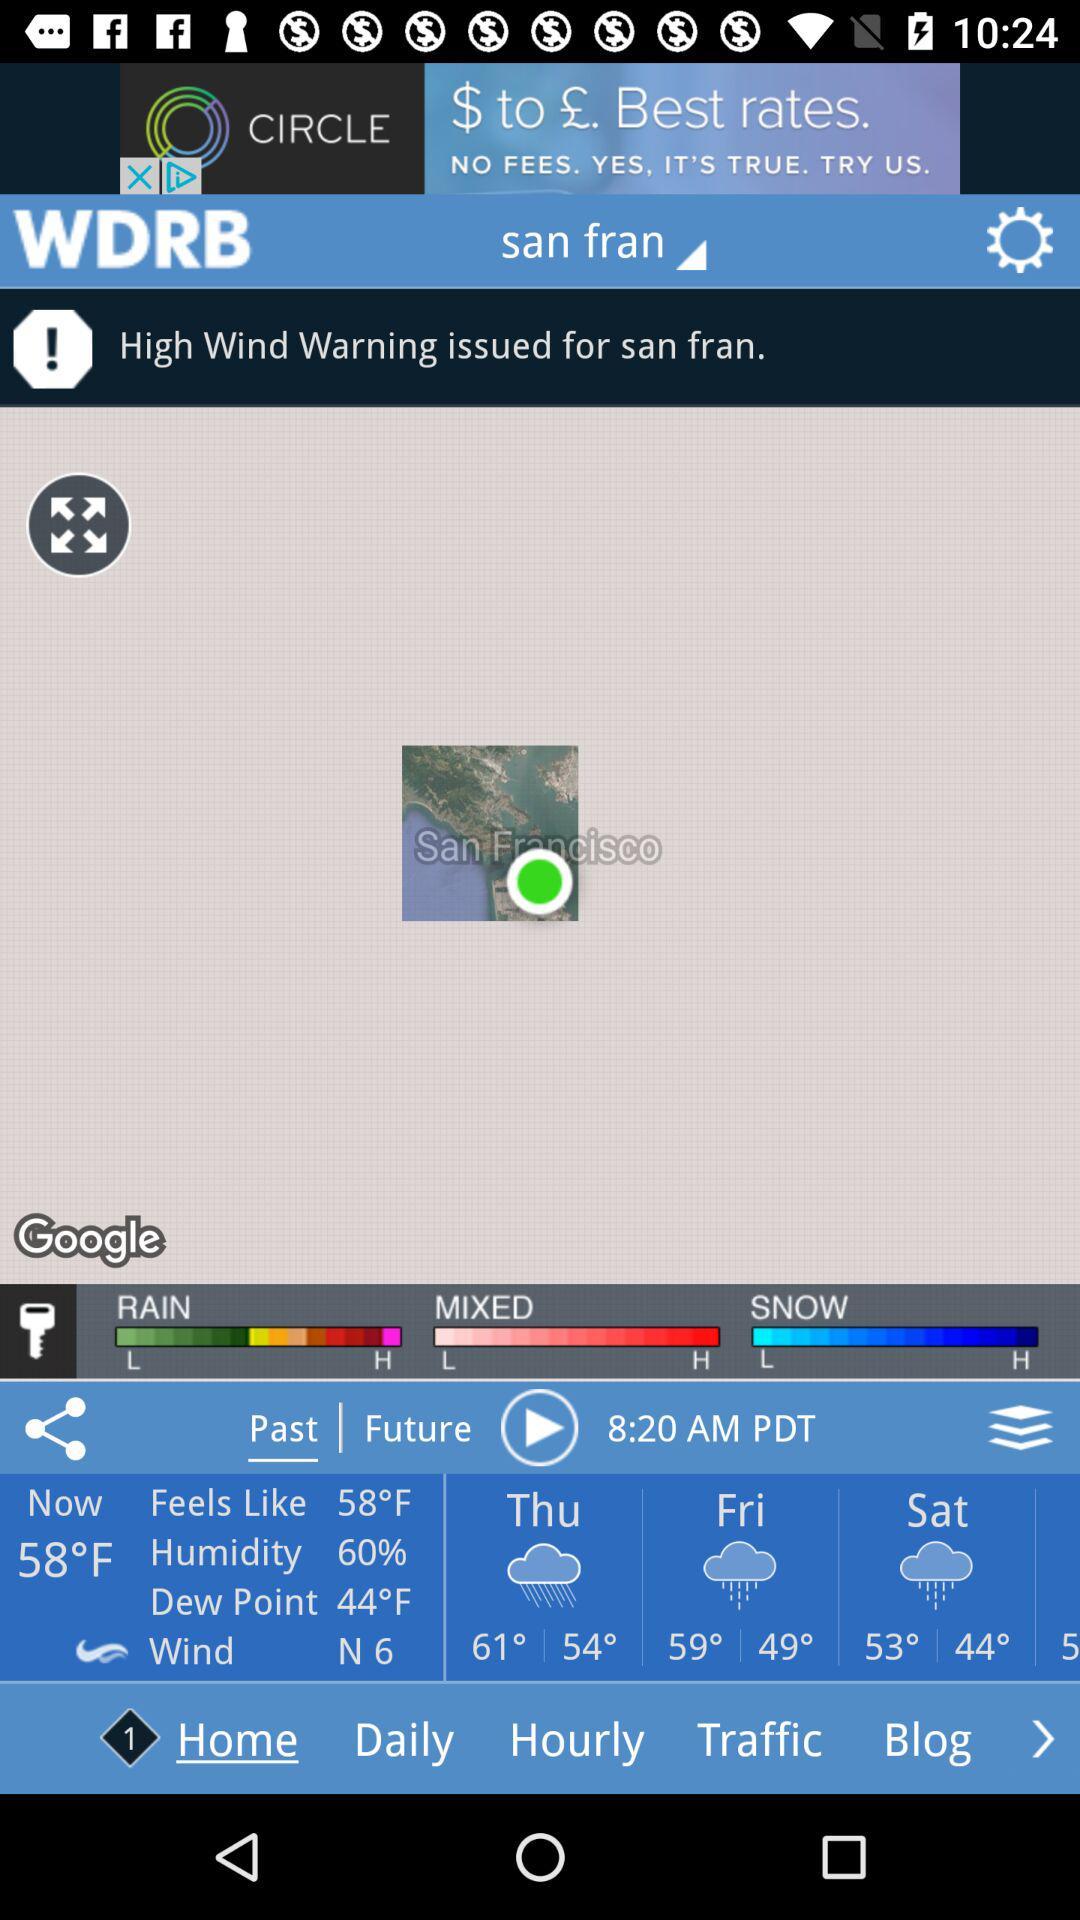 The width and height of the screenshot is (1080, 1920). I want to click on play, so click(538, 1426).